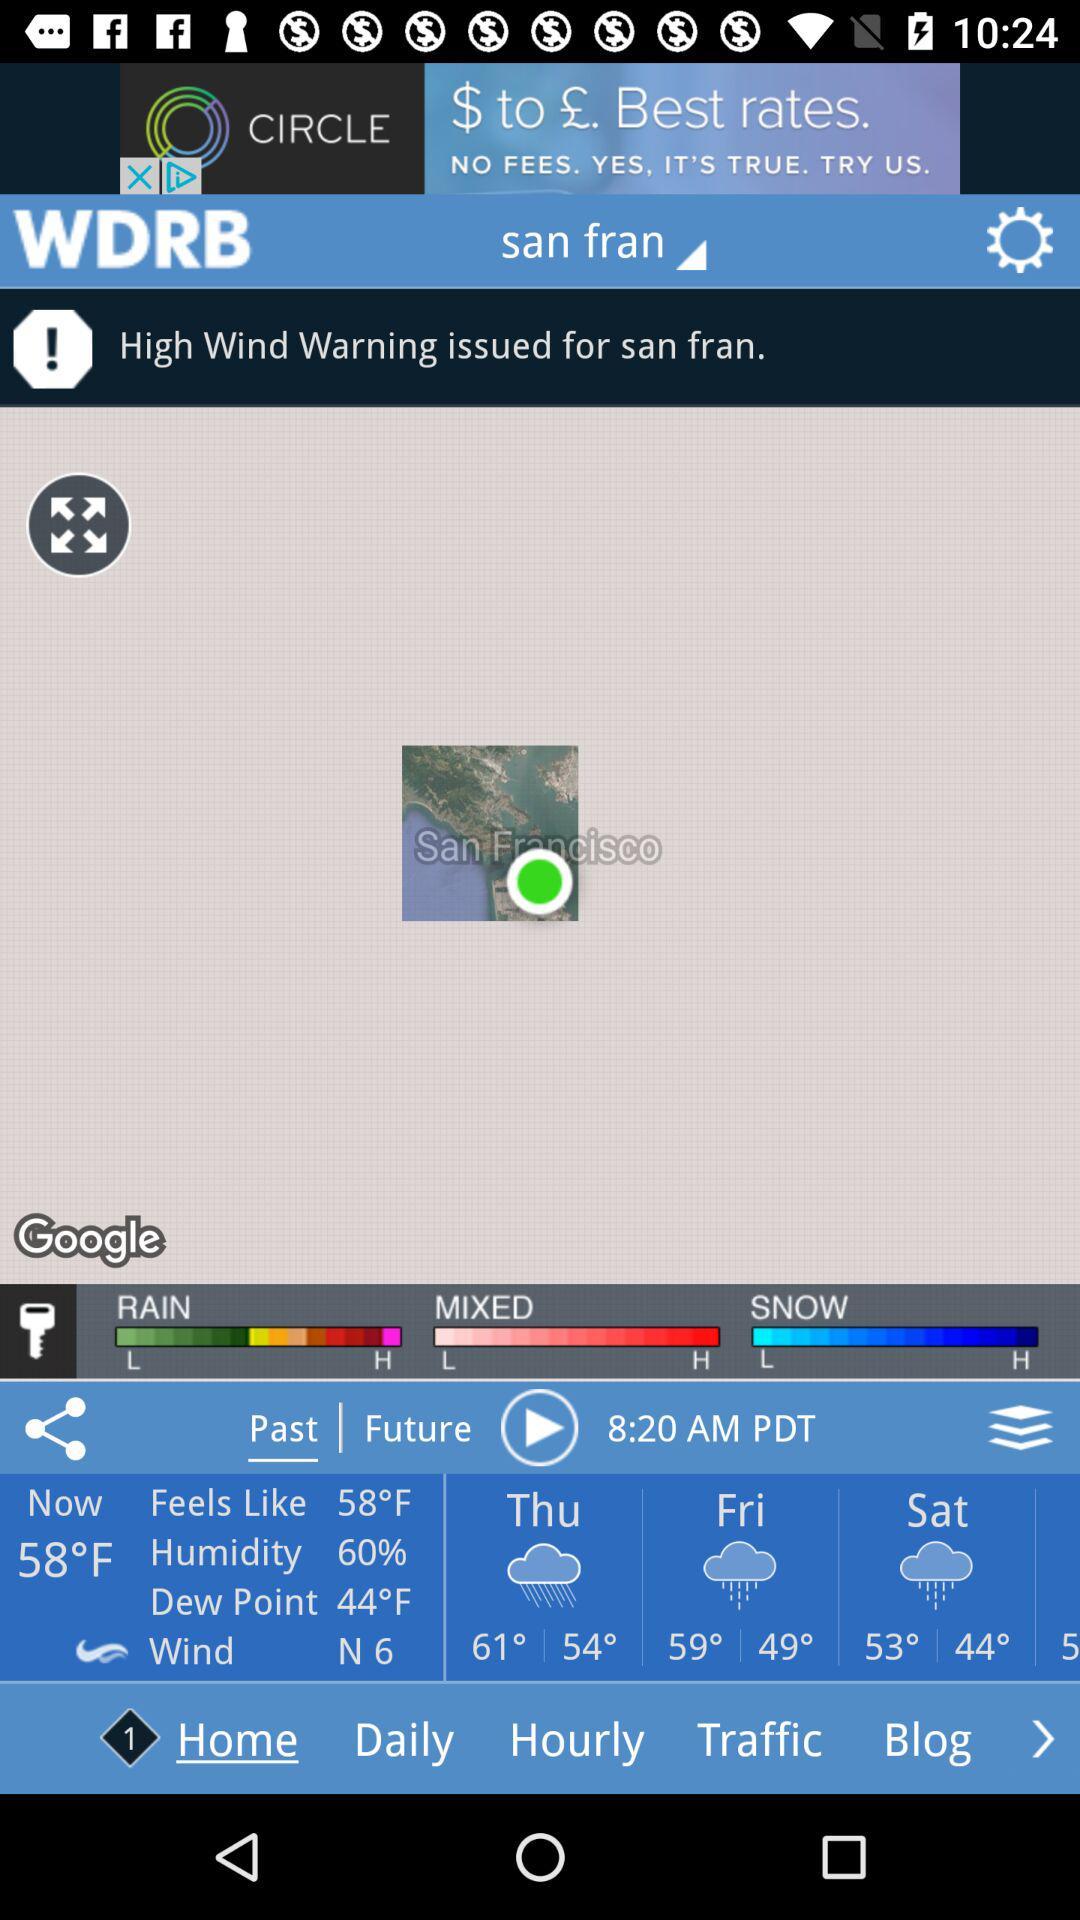 The width and height of the screenshot is (1080, 1920). I want to click on play, so click(538, 1426).